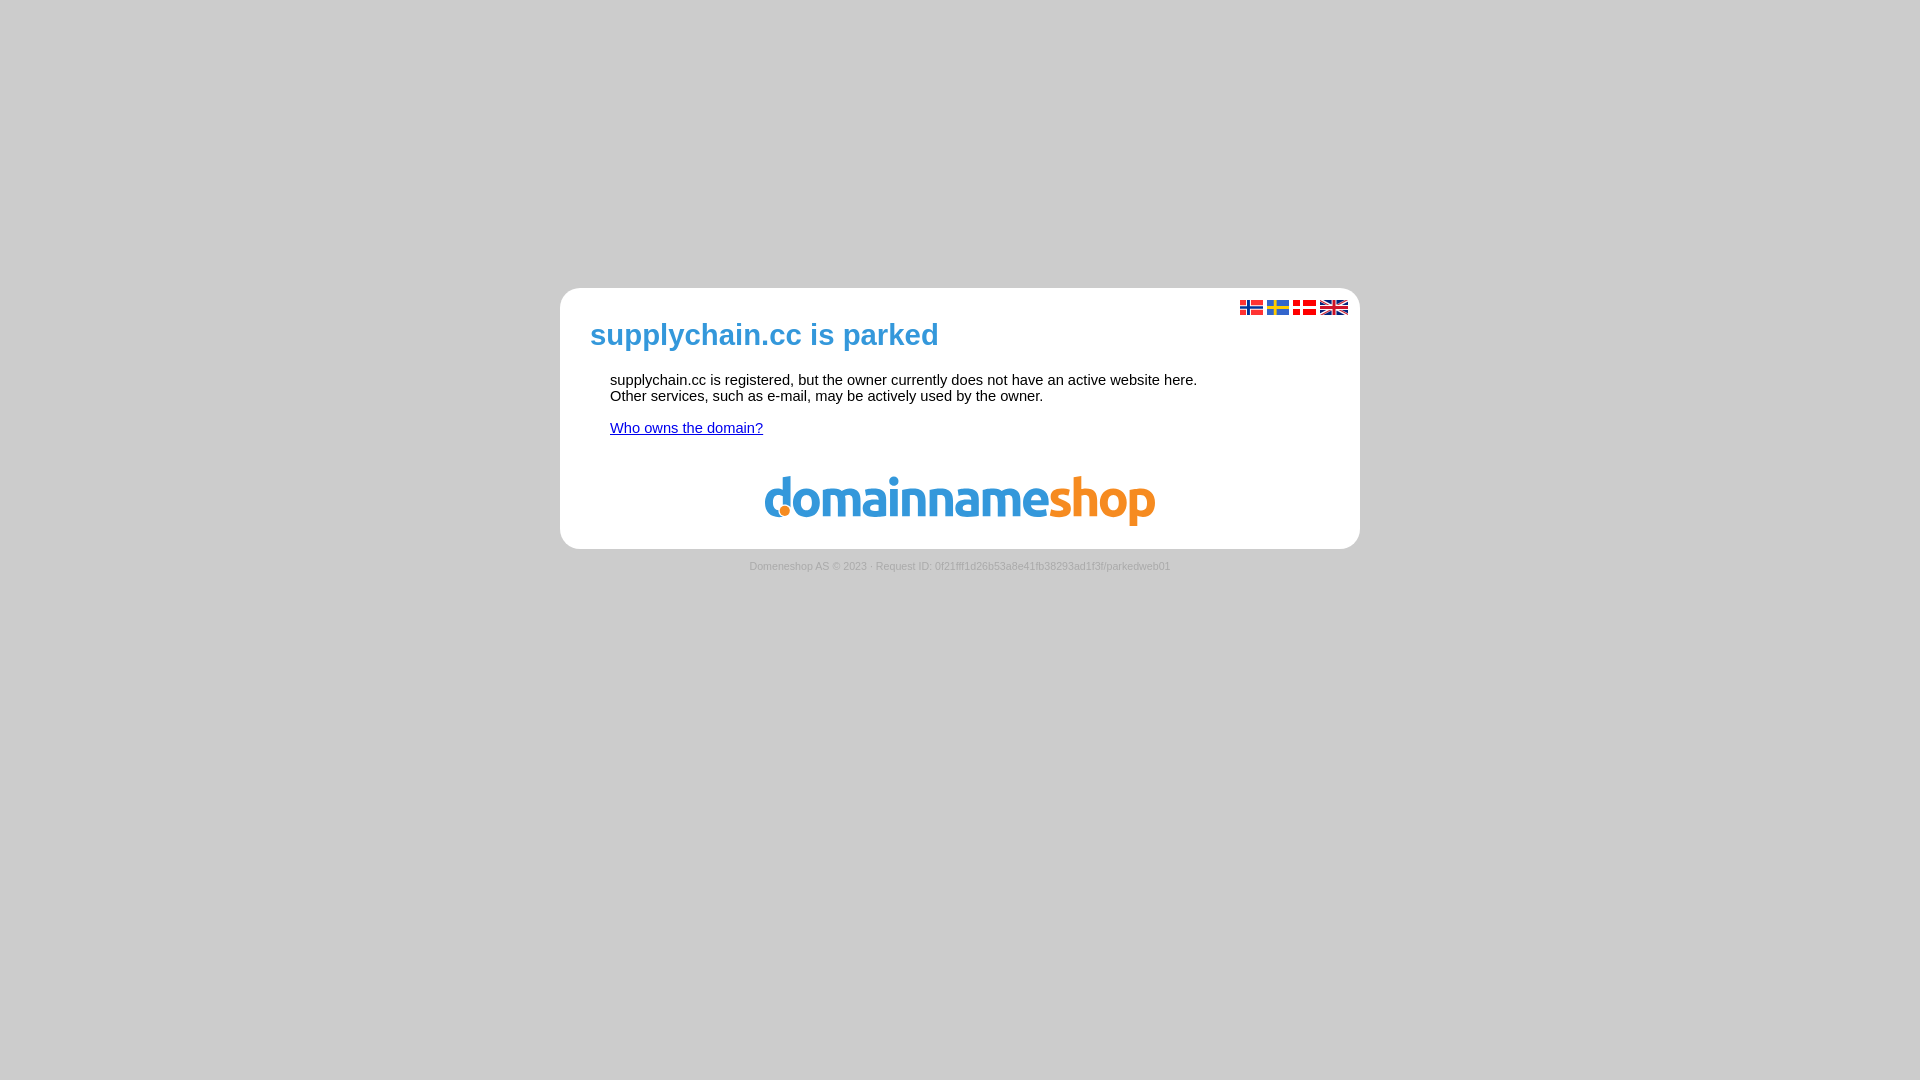 The width and height of the screenshot is (1920, 1080). What do you see at coordinates (686, 427) in the screenshot?
I see `'Who owns the domain?'` at bounding box center [686, 427].